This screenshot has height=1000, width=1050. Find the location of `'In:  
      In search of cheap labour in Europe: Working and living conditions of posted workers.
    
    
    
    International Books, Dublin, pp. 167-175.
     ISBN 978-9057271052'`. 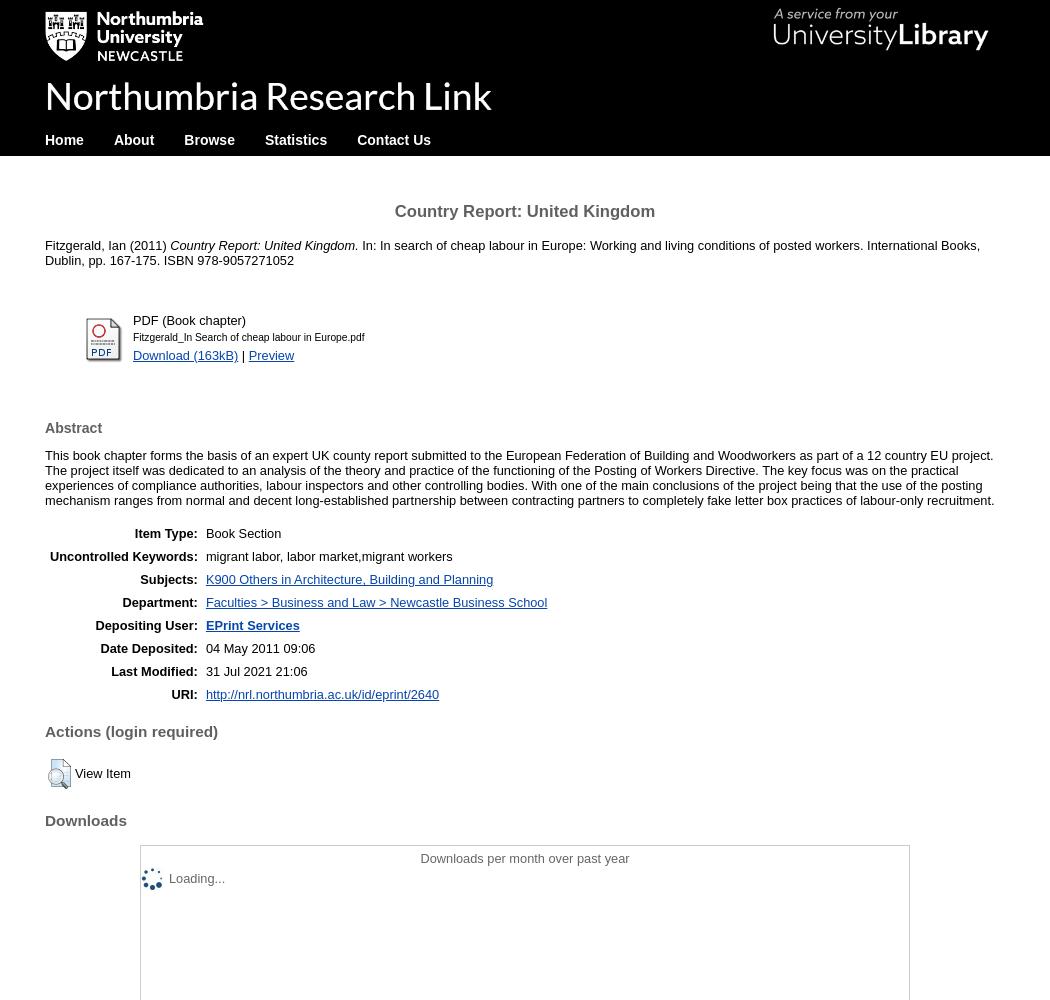

'In:  
      In search of cheap labour in Europe: Working and living conditions of posted workers.
    
    
    
    International Books, Dublin, pp. 167-175.
     ISBN 978-9057271052' is located at coordinates (511, 253).